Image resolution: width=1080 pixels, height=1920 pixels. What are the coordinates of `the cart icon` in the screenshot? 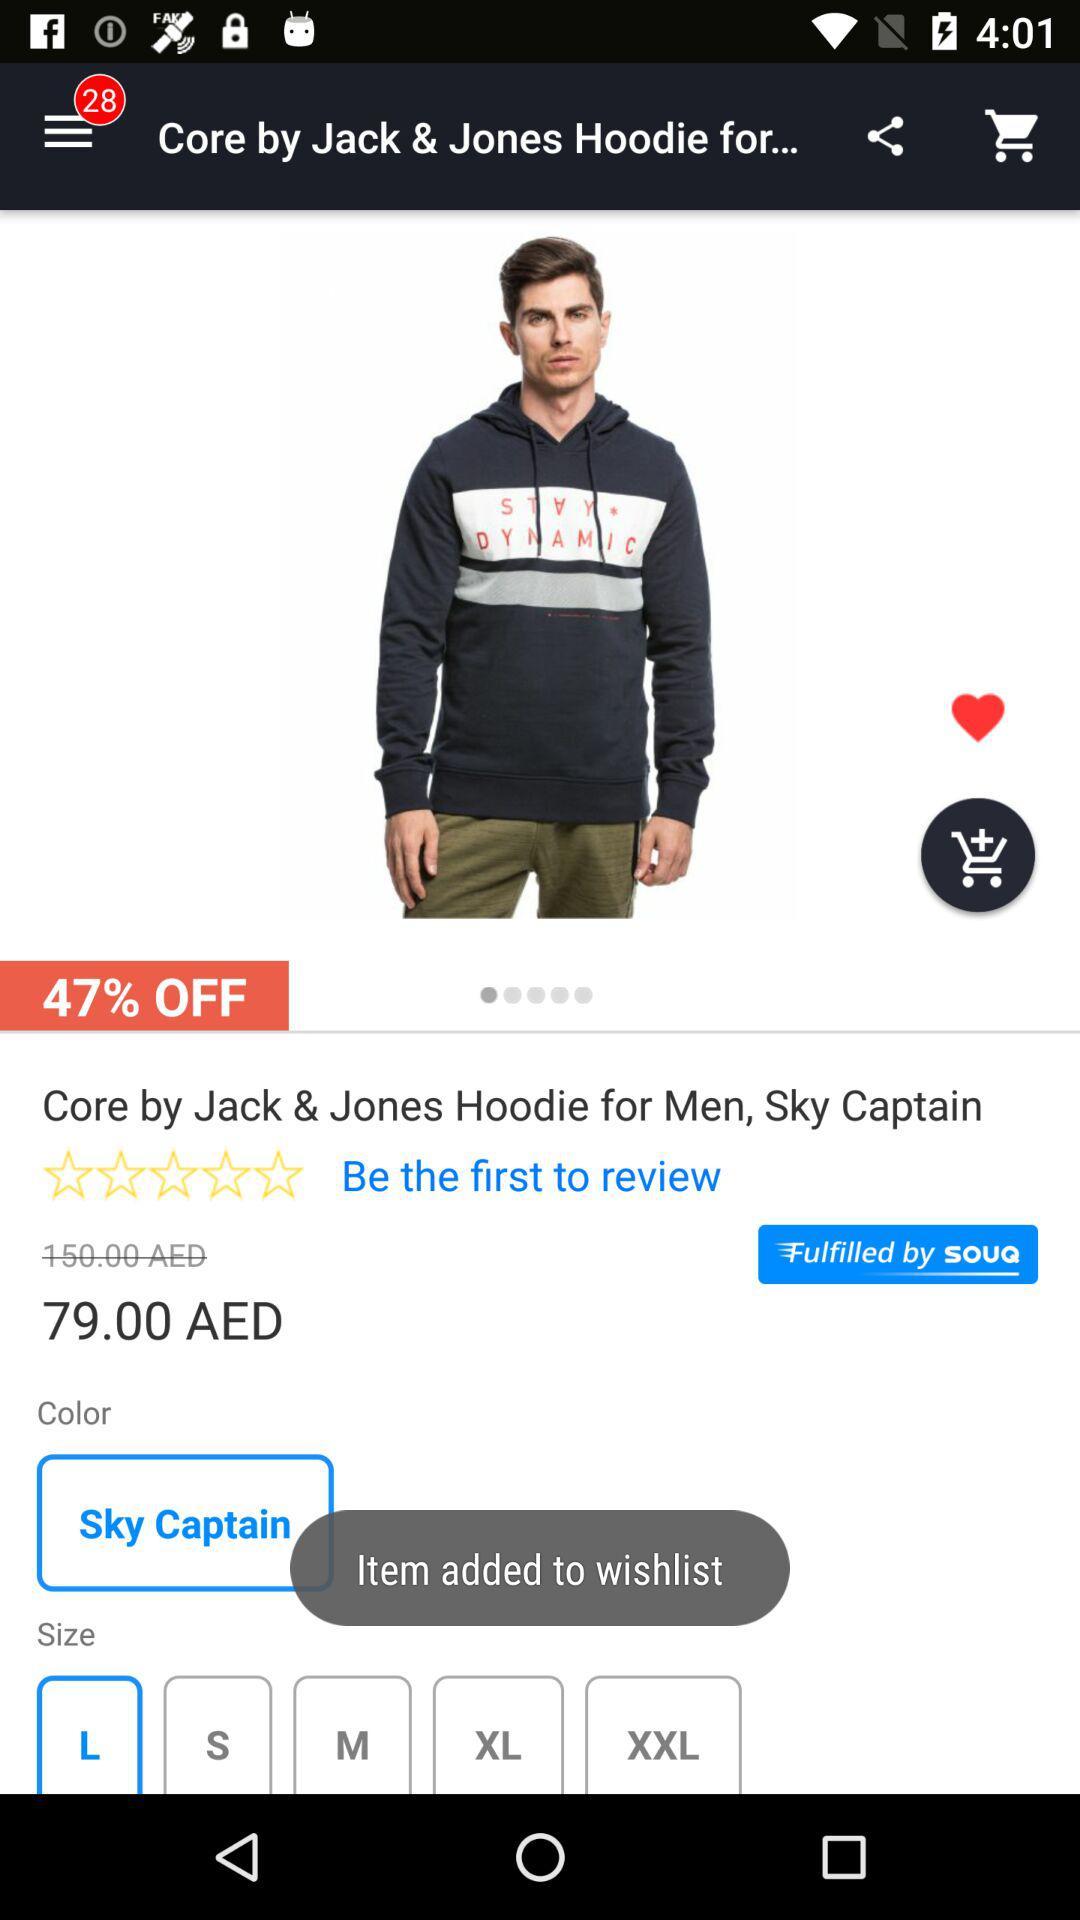 It's located at (977, 859).